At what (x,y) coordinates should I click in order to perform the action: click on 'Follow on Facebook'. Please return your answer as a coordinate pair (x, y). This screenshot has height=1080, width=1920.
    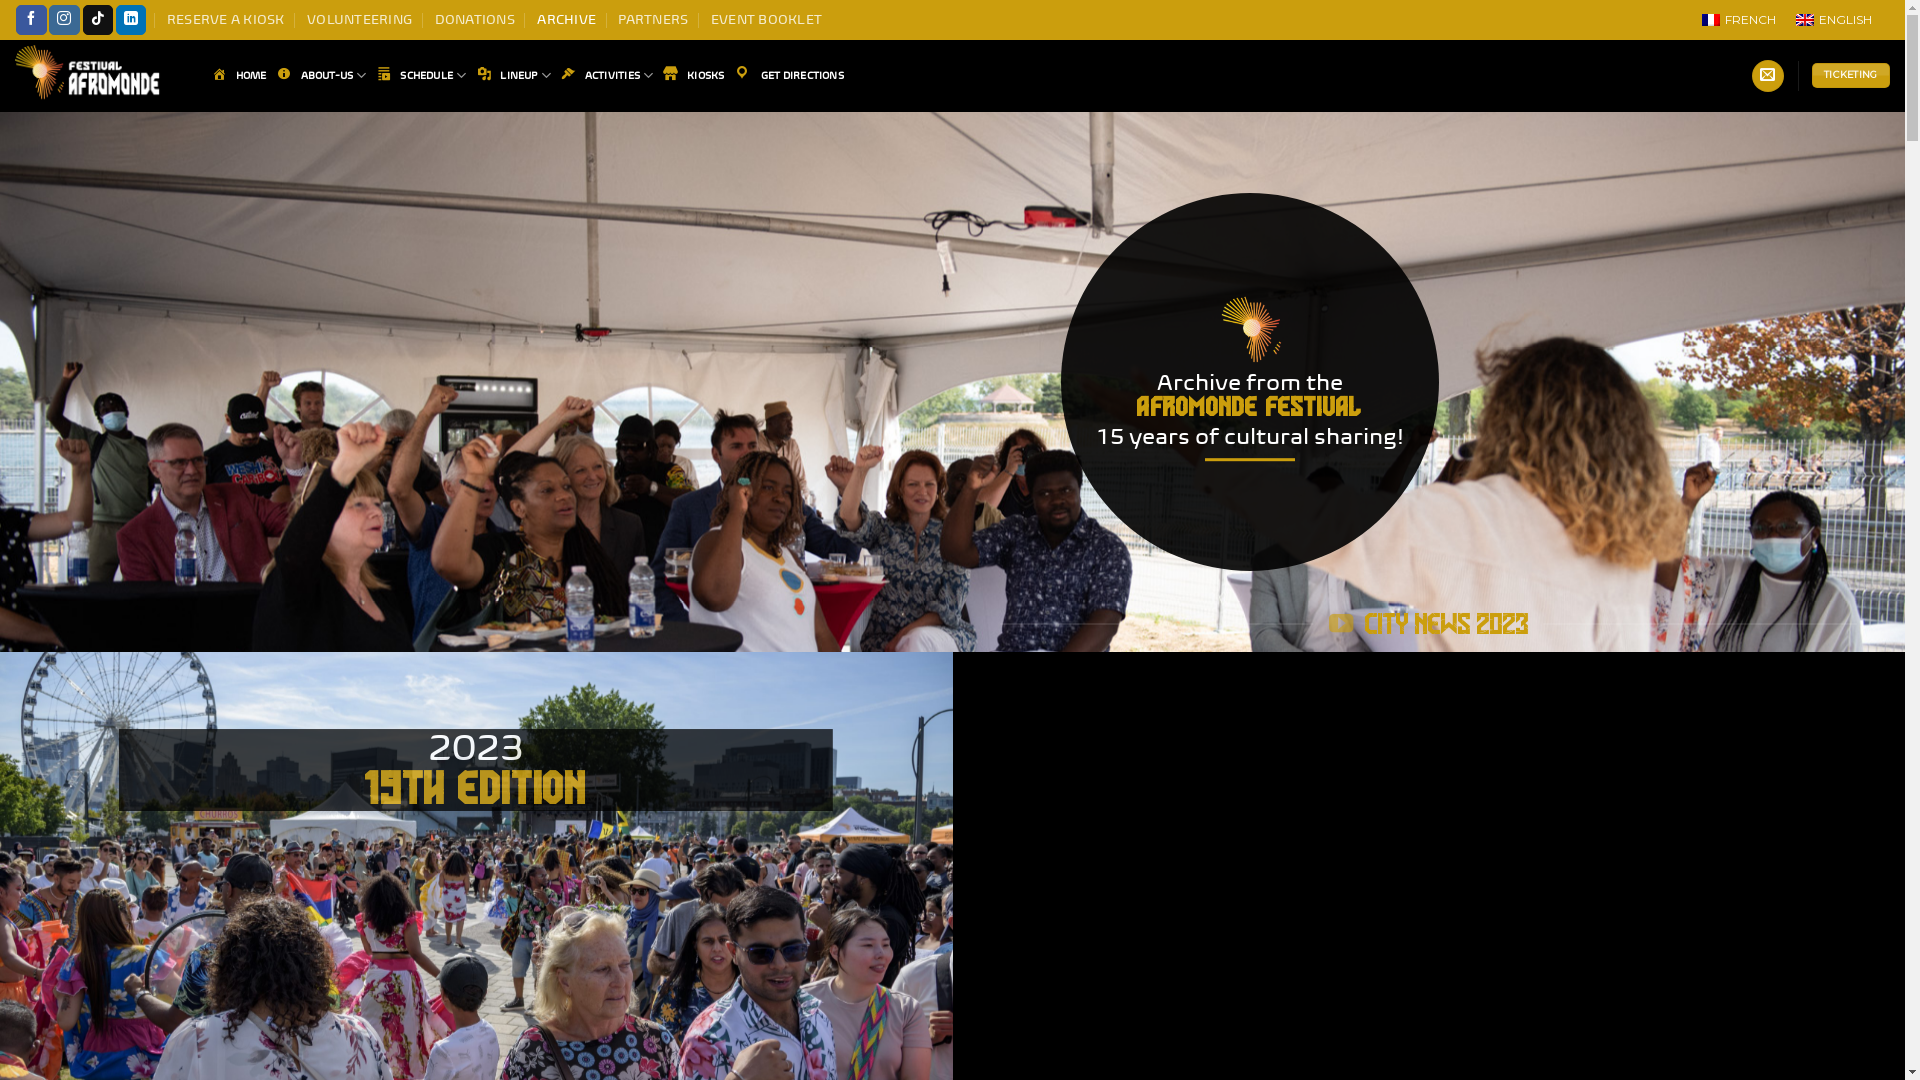
    Looking at the image, I should click on (30, 19).